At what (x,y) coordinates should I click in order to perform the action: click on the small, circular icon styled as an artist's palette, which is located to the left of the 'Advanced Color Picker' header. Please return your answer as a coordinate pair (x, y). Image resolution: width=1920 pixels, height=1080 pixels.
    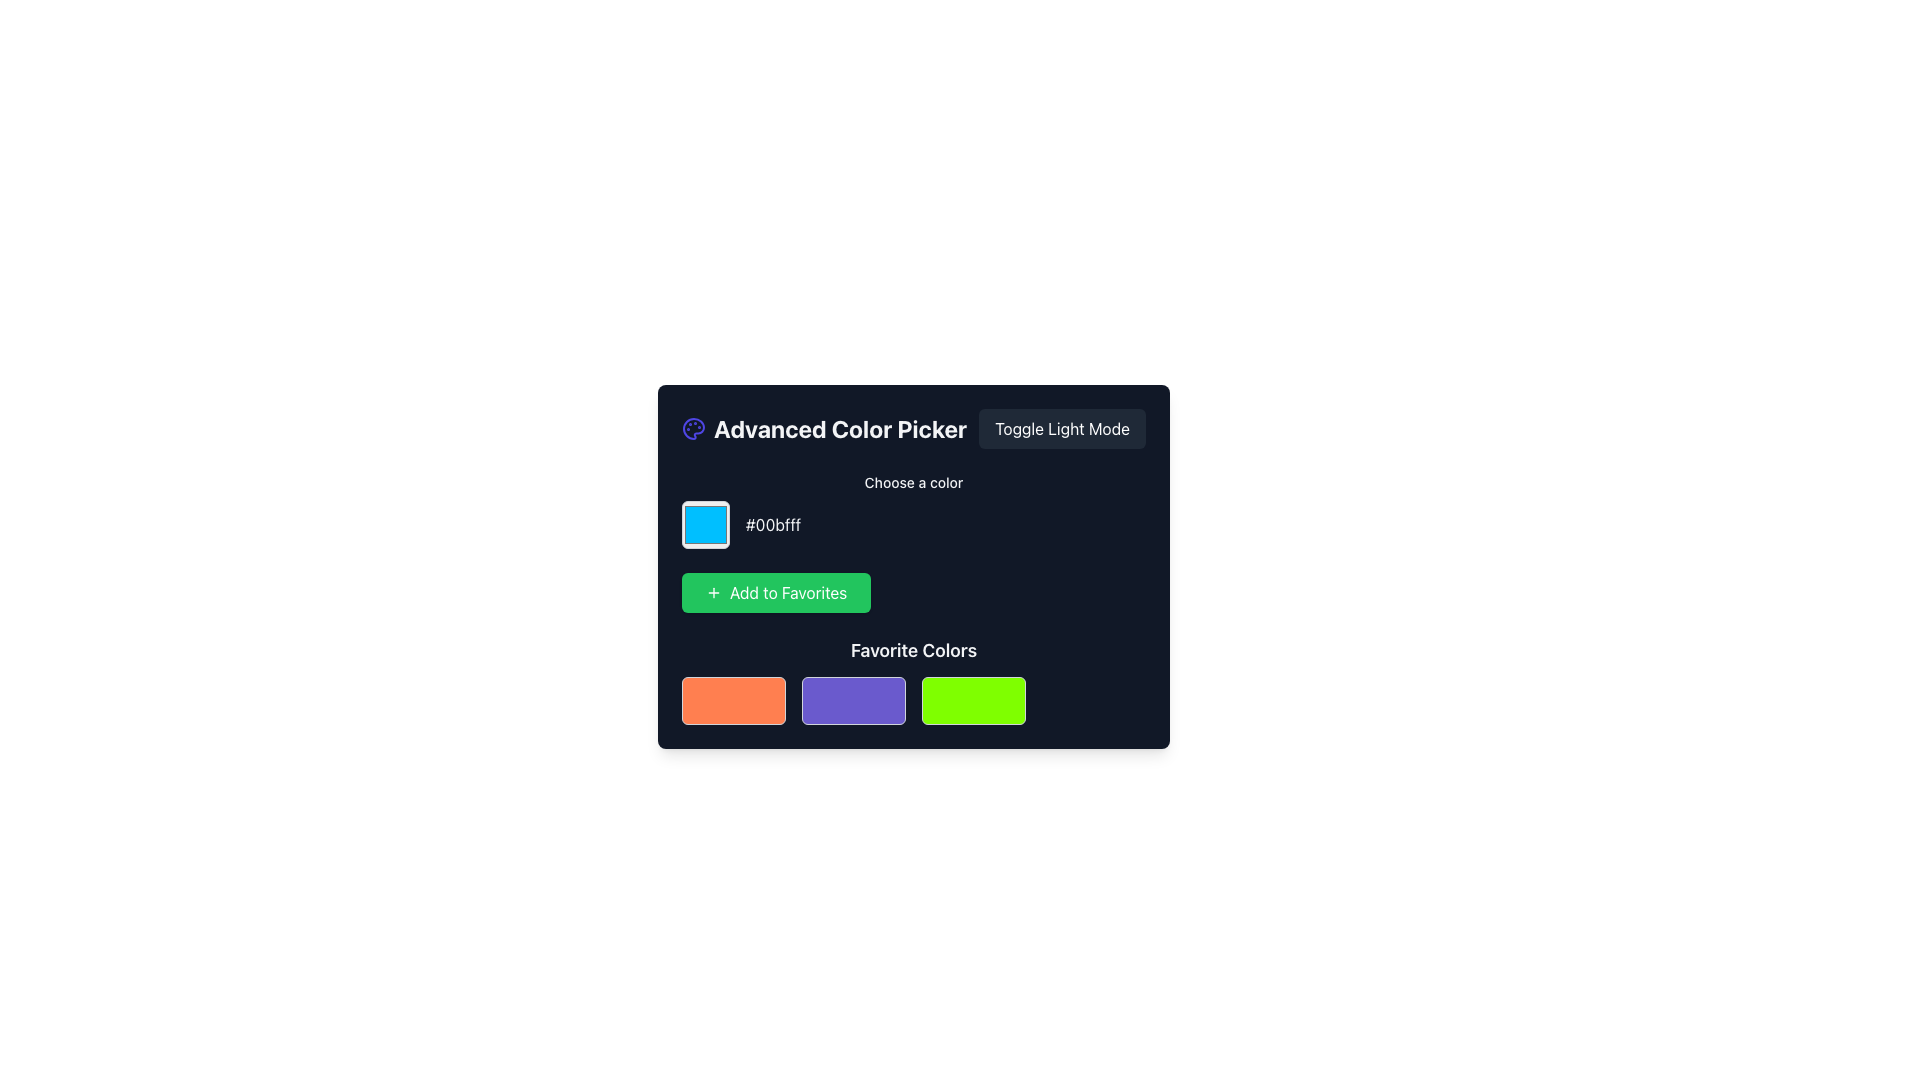
    Looking at the image, I should click on (694, 427).